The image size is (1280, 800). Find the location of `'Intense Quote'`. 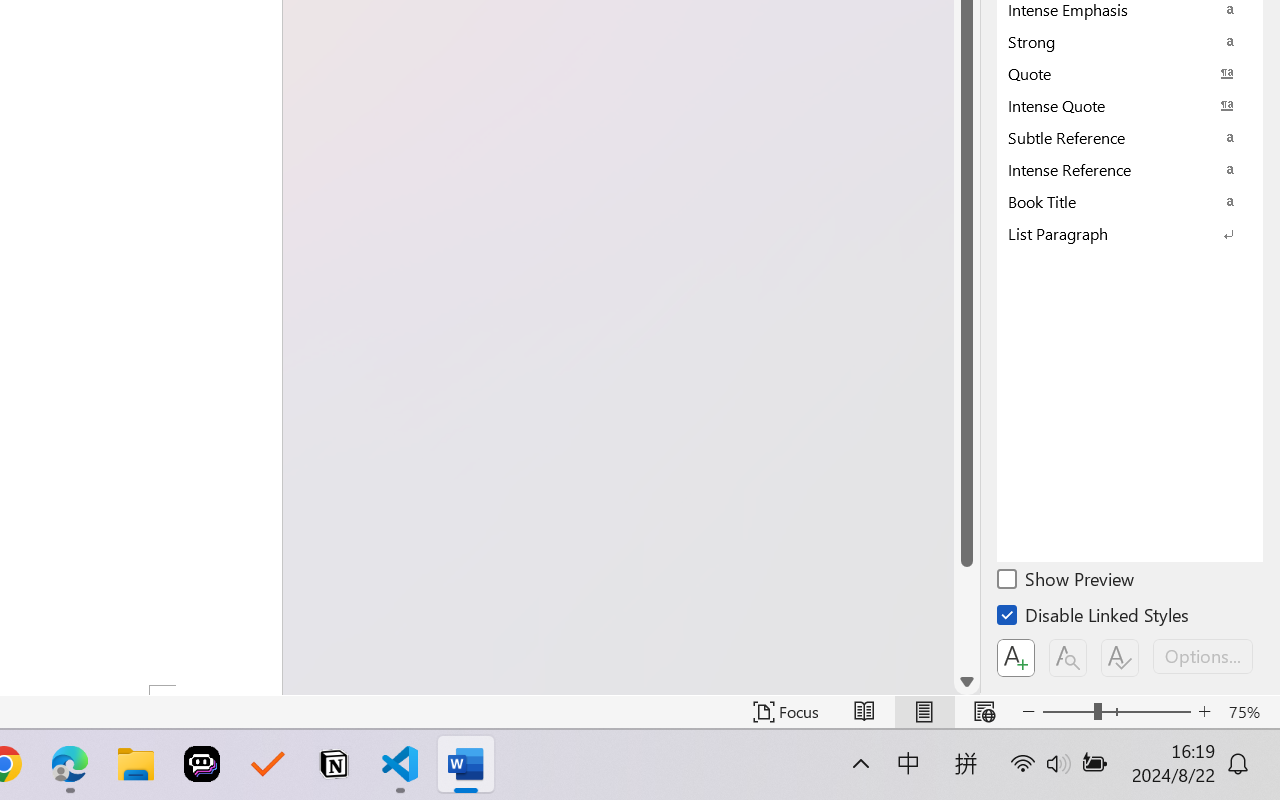

'Intense Quote' is located at coordinates (1130, 104).